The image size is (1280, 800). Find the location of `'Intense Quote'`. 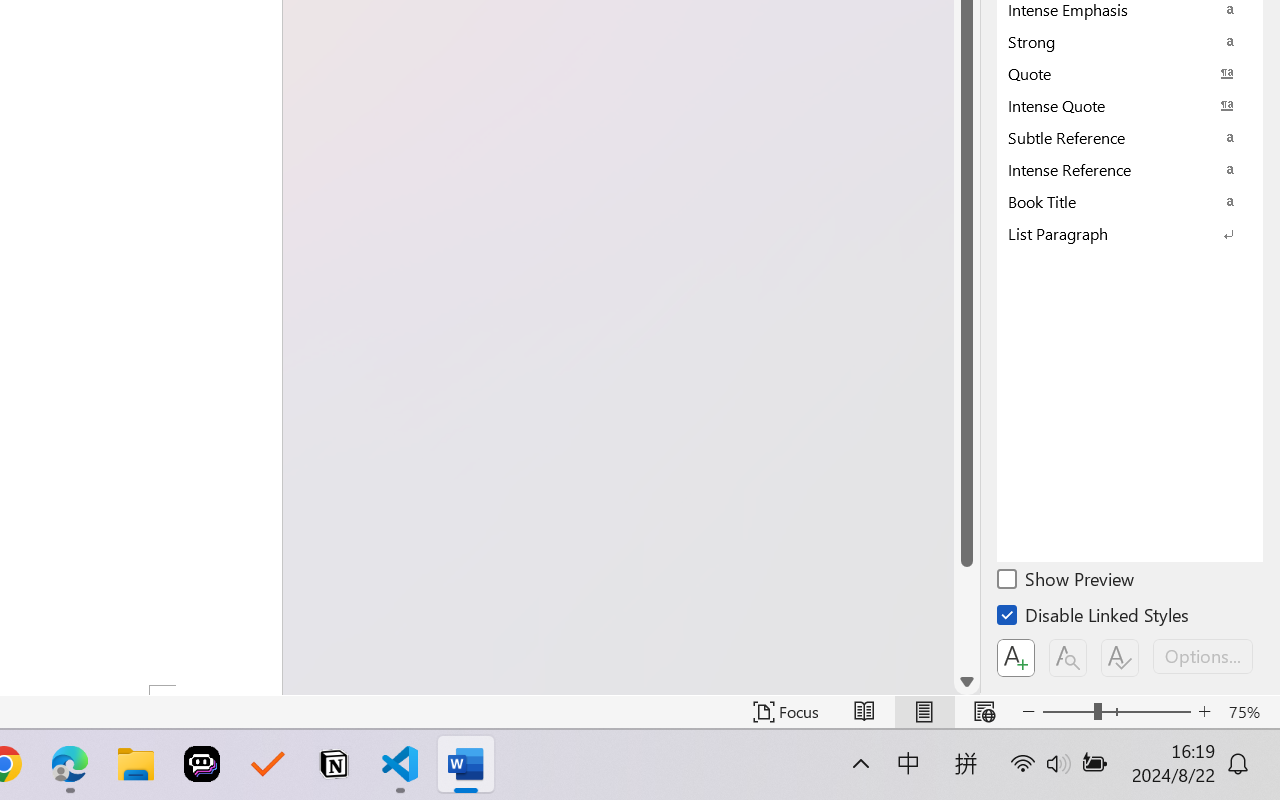

'Intense Quote' is located at coordinates (1130, 104).